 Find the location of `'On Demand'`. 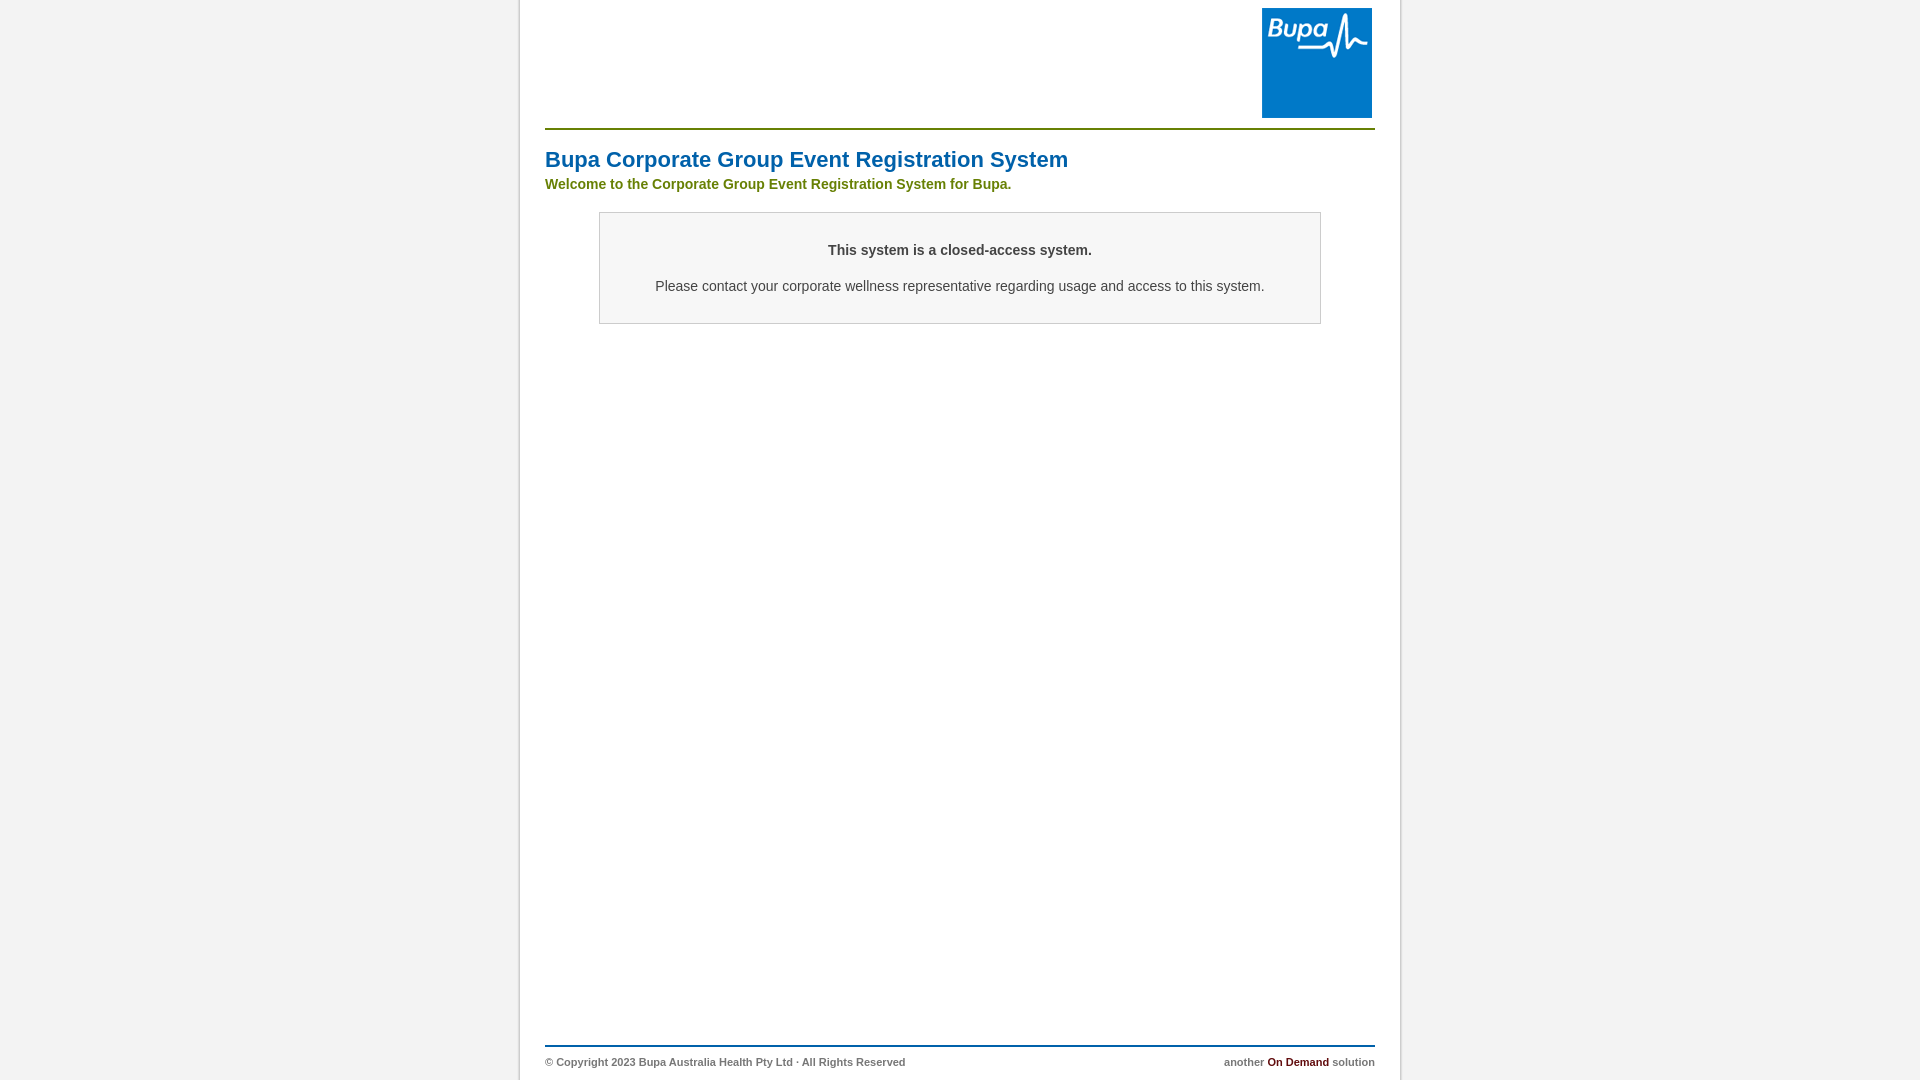

'On Demand' is located at coordinates (1297, 1060).